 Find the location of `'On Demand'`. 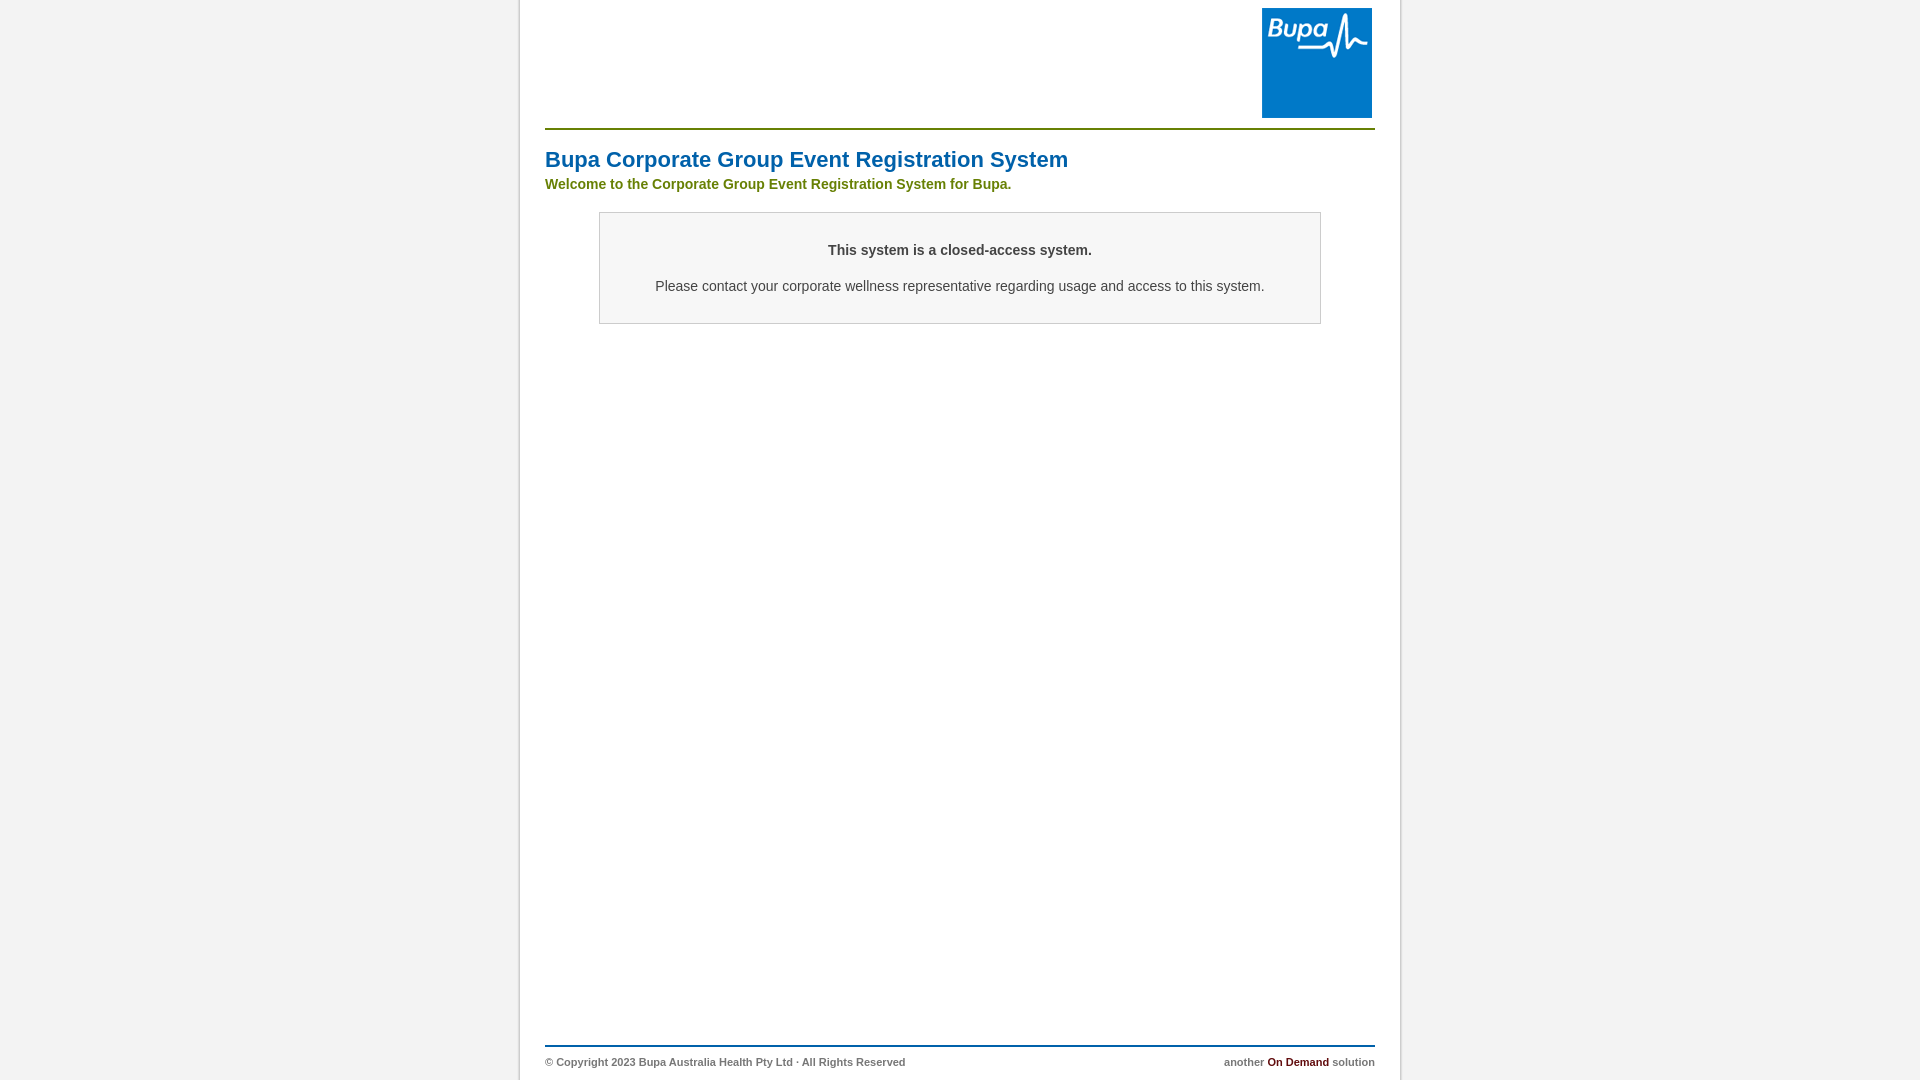

'On Demand' is located at coordinates (1297, 1060).